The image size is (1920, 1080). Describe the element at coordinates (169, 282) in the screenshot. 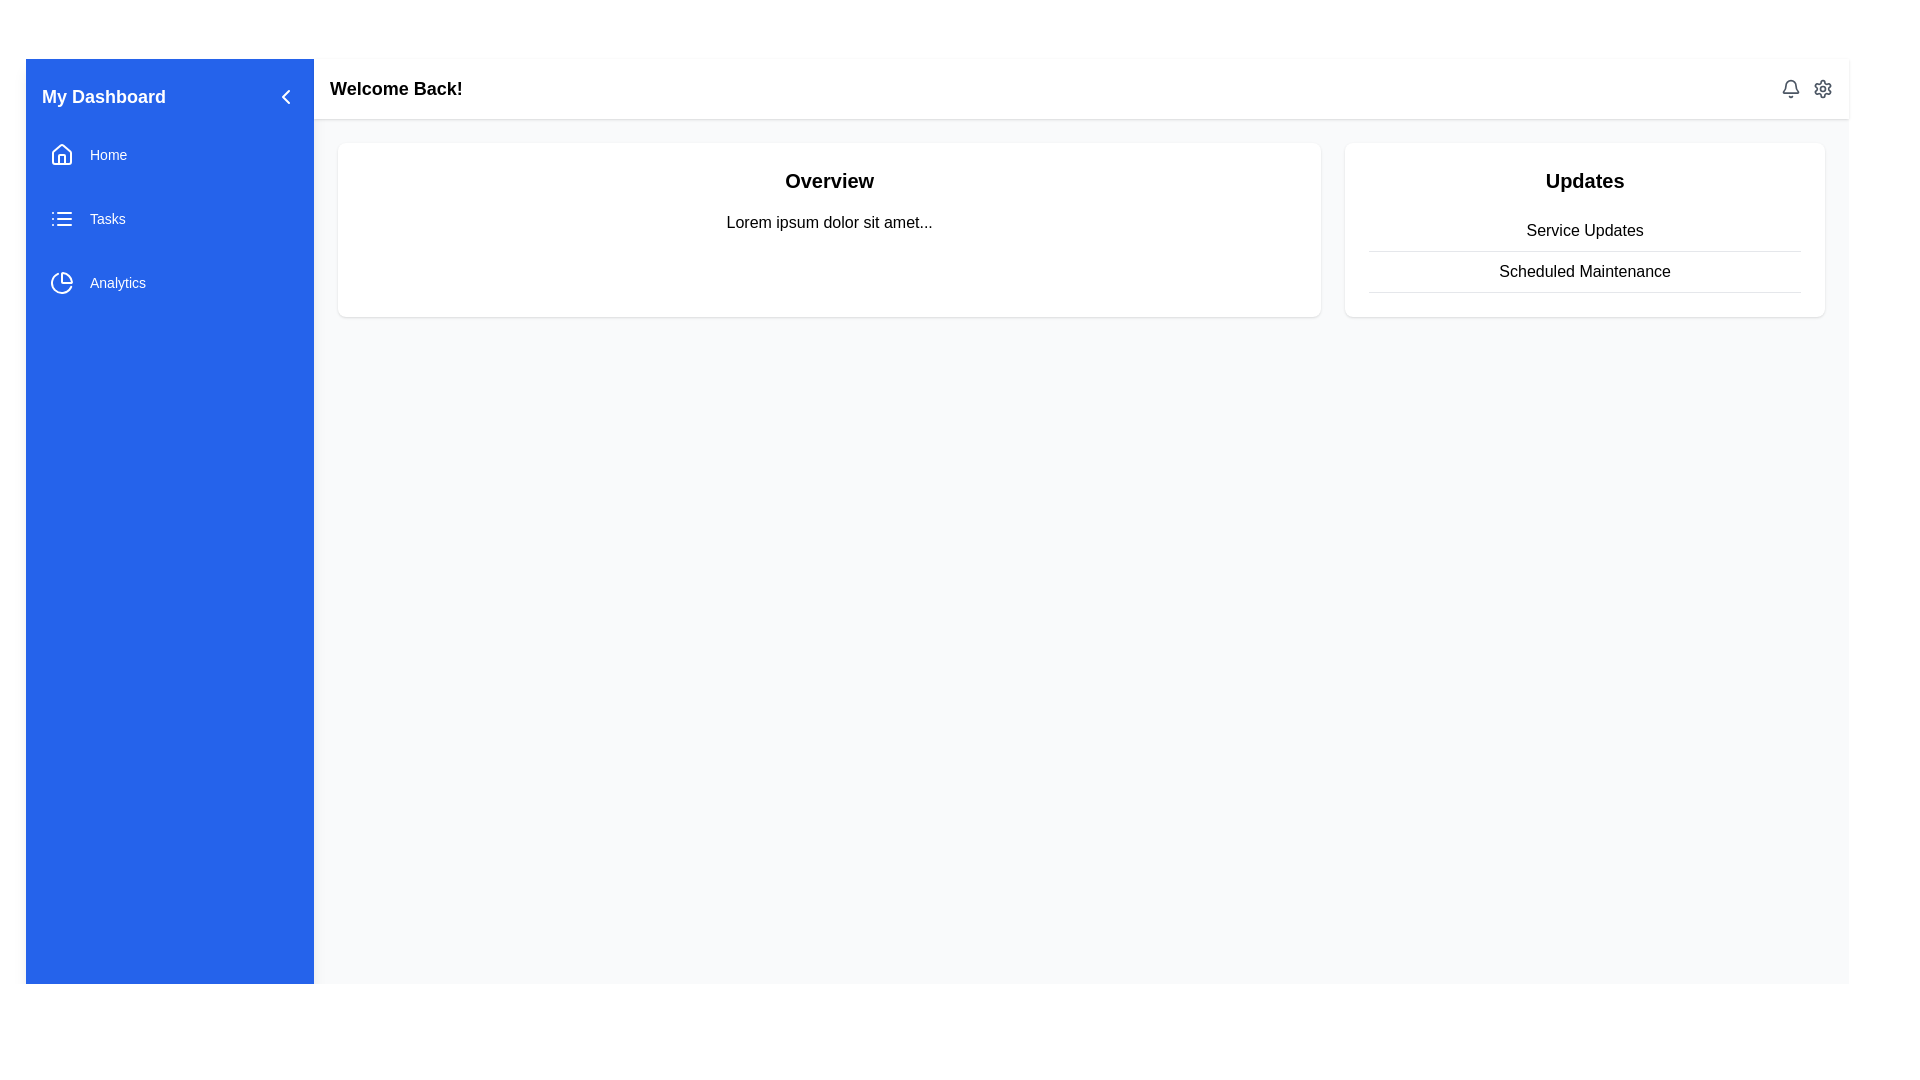

I see `the third entry in the blue sidebar navigation menu` at that location.